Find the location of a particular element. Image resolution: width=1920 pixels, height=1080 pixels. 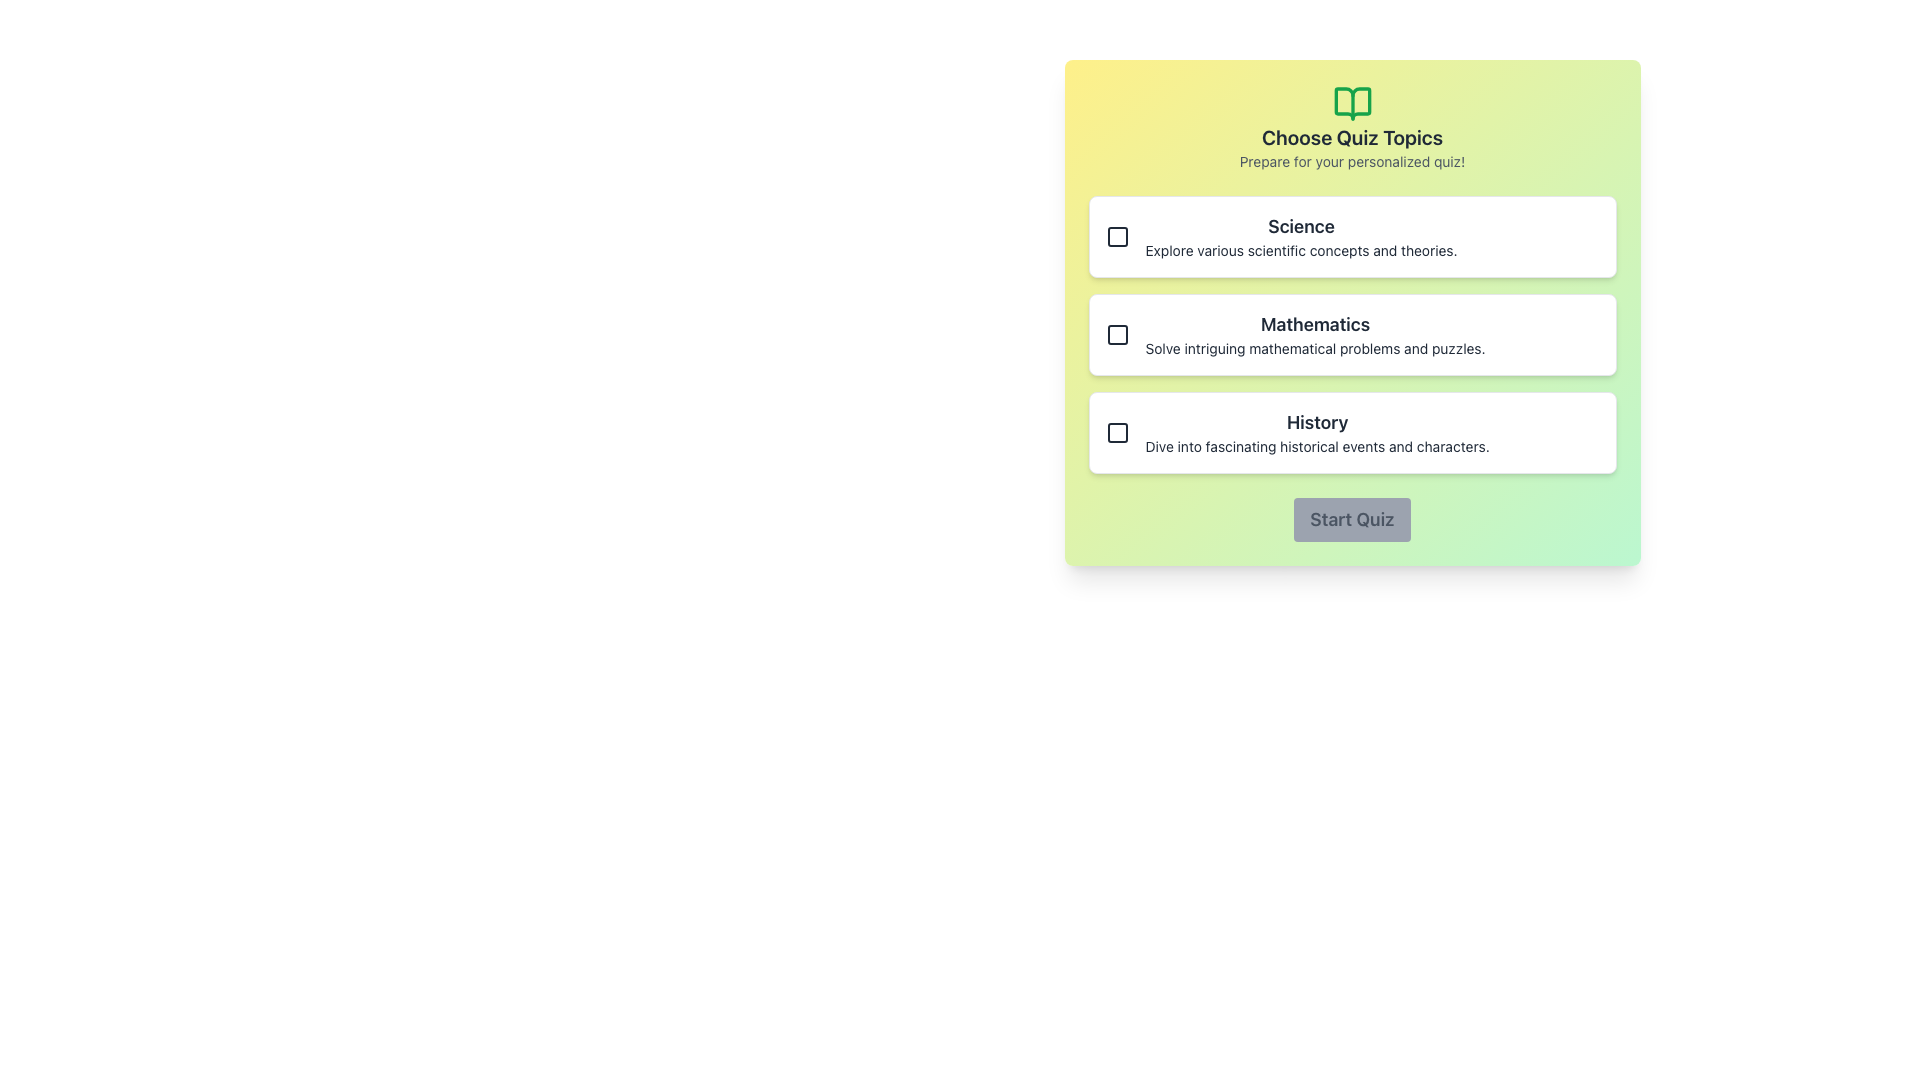

text label that says 'Prepare for your personalized quiz!', which is styled with a small font and gray color, located below the heading 'Choose Quiz Topics' in a centrally-aligned section of the light gradient background interface is located at coordinates (1352, 161).